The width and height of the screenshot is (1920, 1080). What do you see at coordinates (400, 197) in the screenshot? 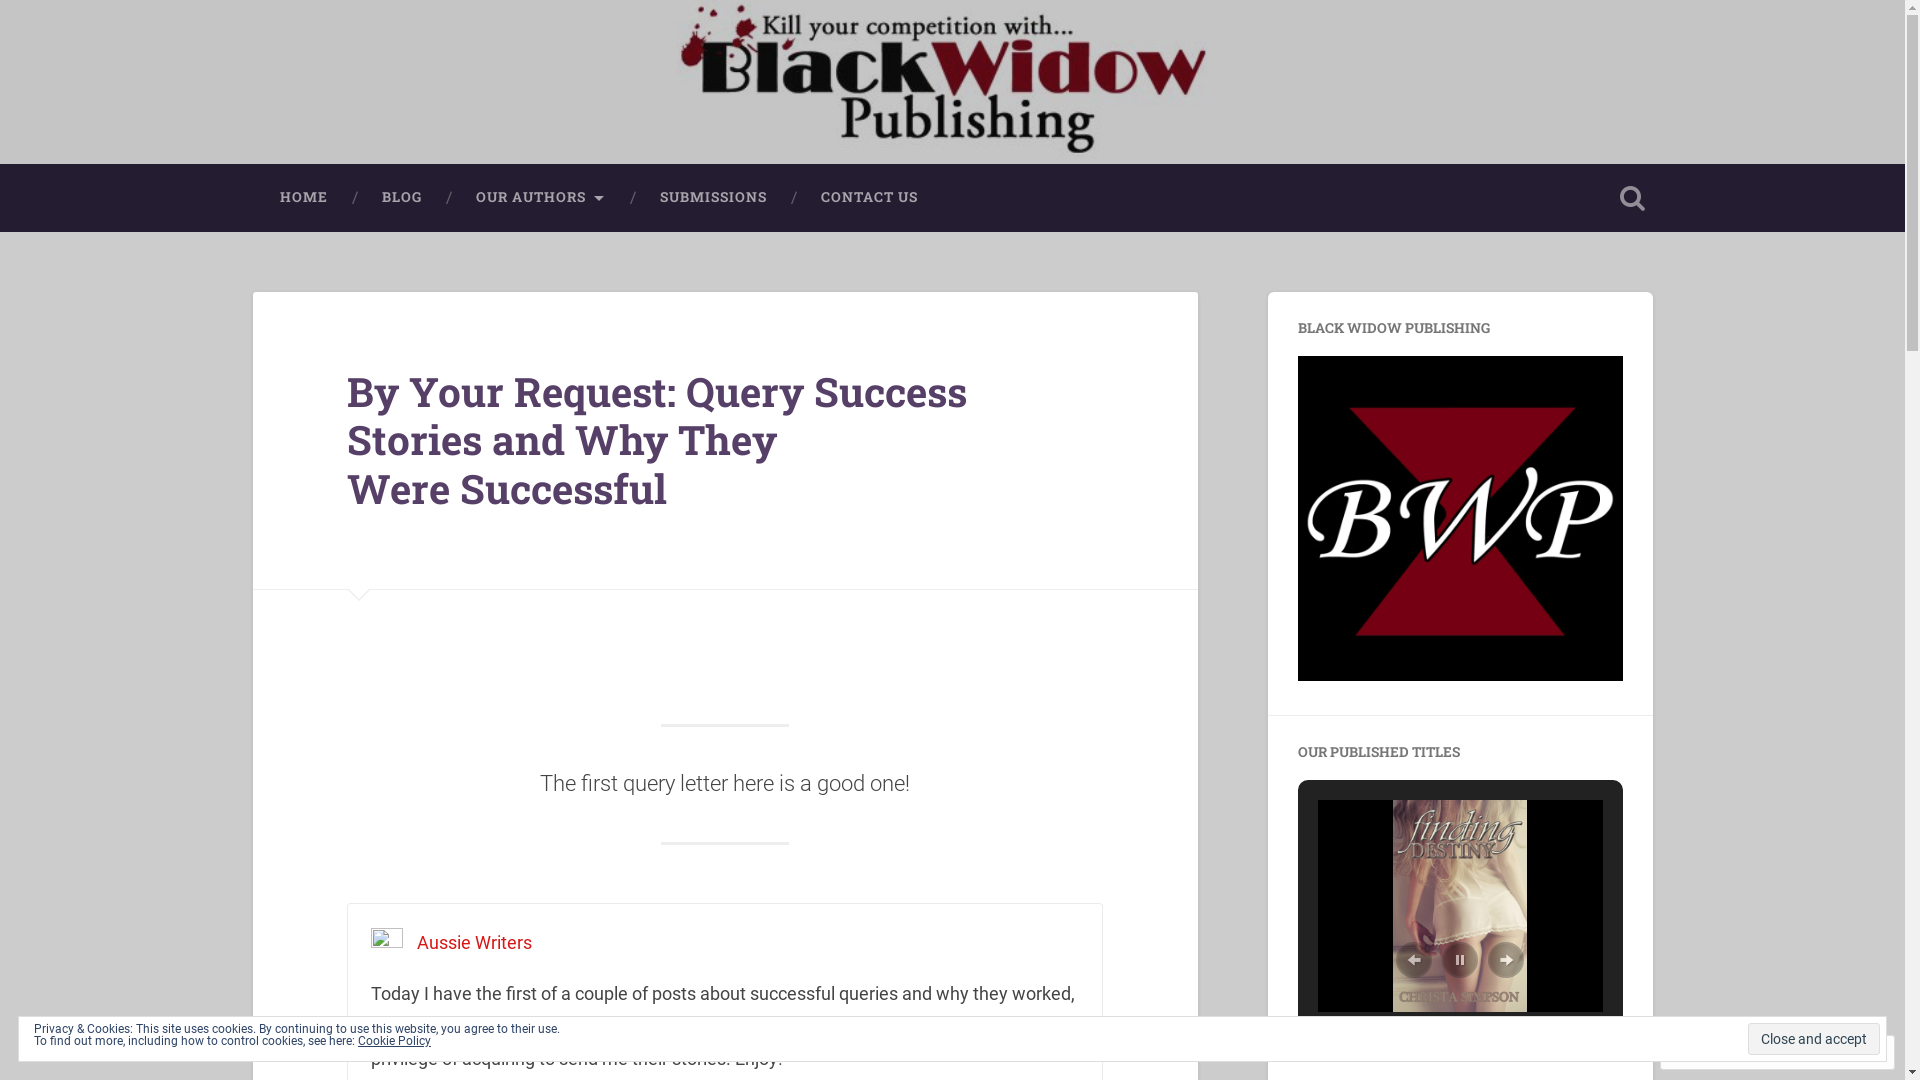
I see `'BLOG'` at bounding box center [400, 197].